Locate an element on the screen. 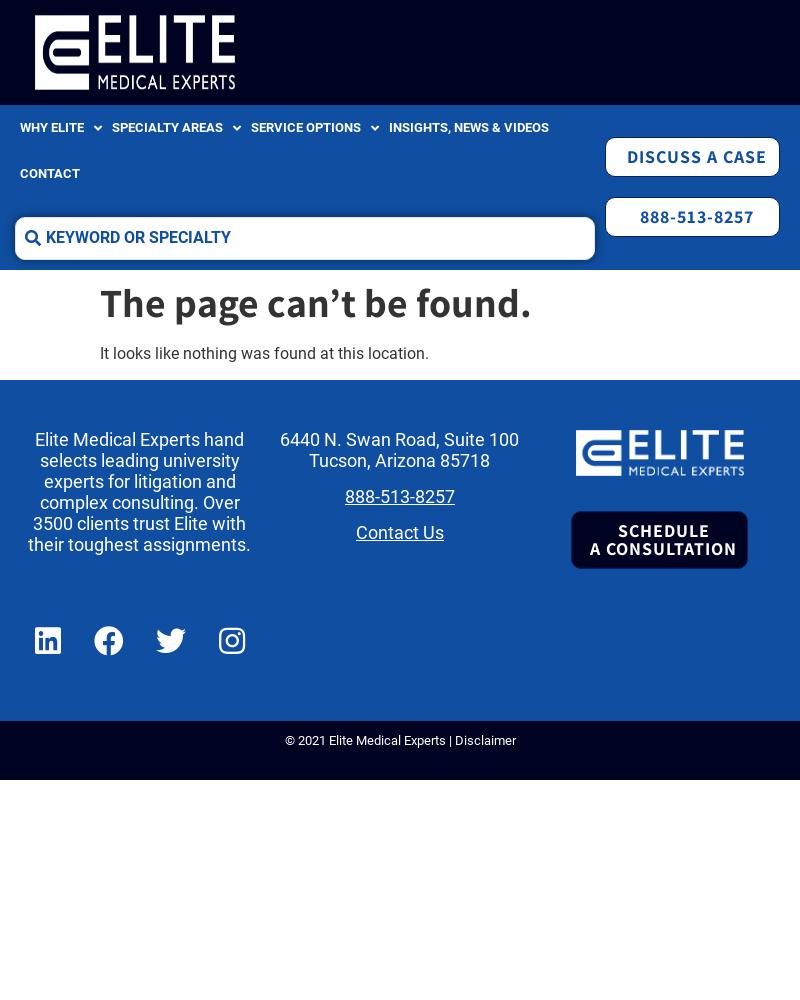  'SERVICE OPTIONS' is located at coordinates (249, 127).